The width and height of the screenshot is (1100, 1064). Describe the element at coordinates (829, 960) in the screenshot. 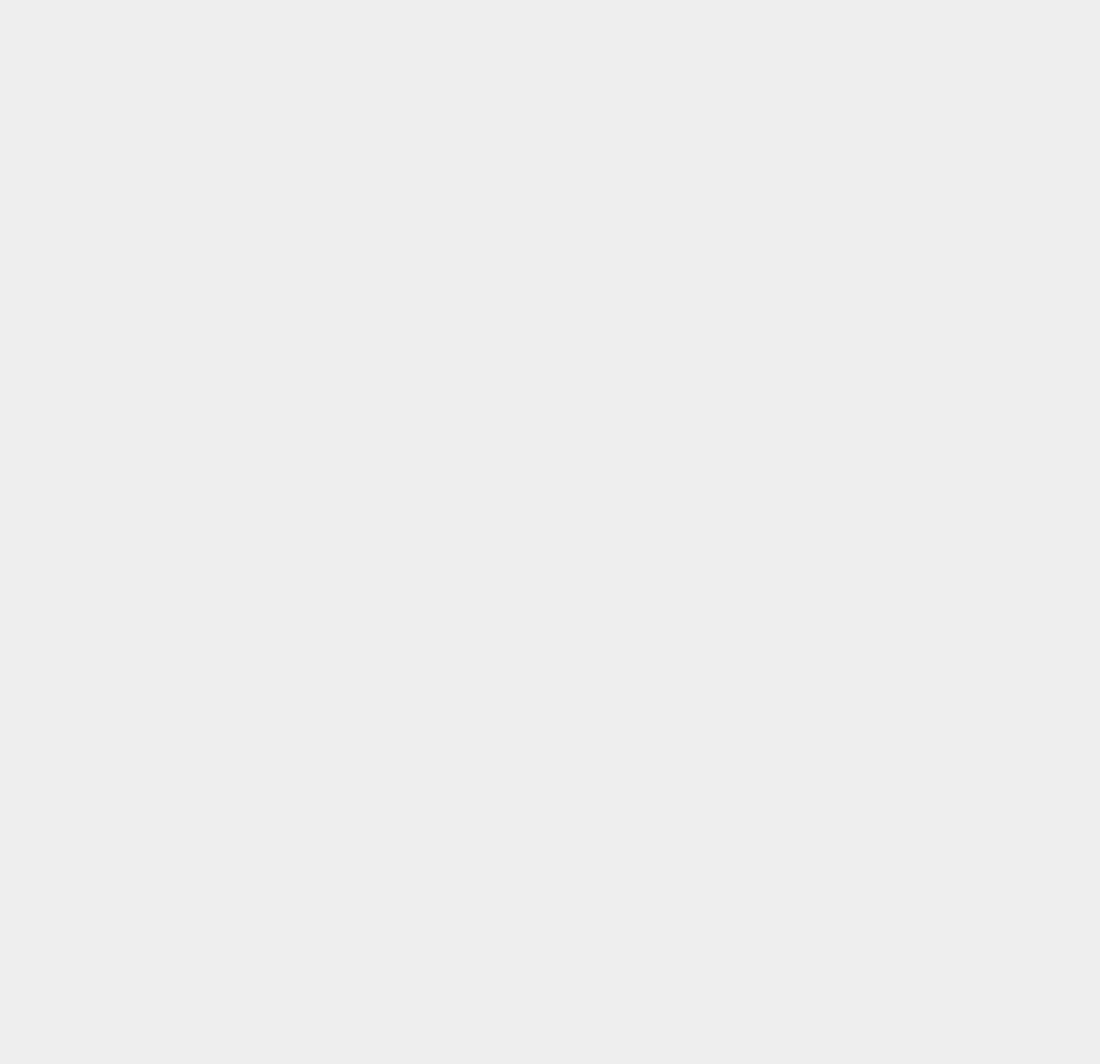

I see `'Digital Marketing'` at that location.